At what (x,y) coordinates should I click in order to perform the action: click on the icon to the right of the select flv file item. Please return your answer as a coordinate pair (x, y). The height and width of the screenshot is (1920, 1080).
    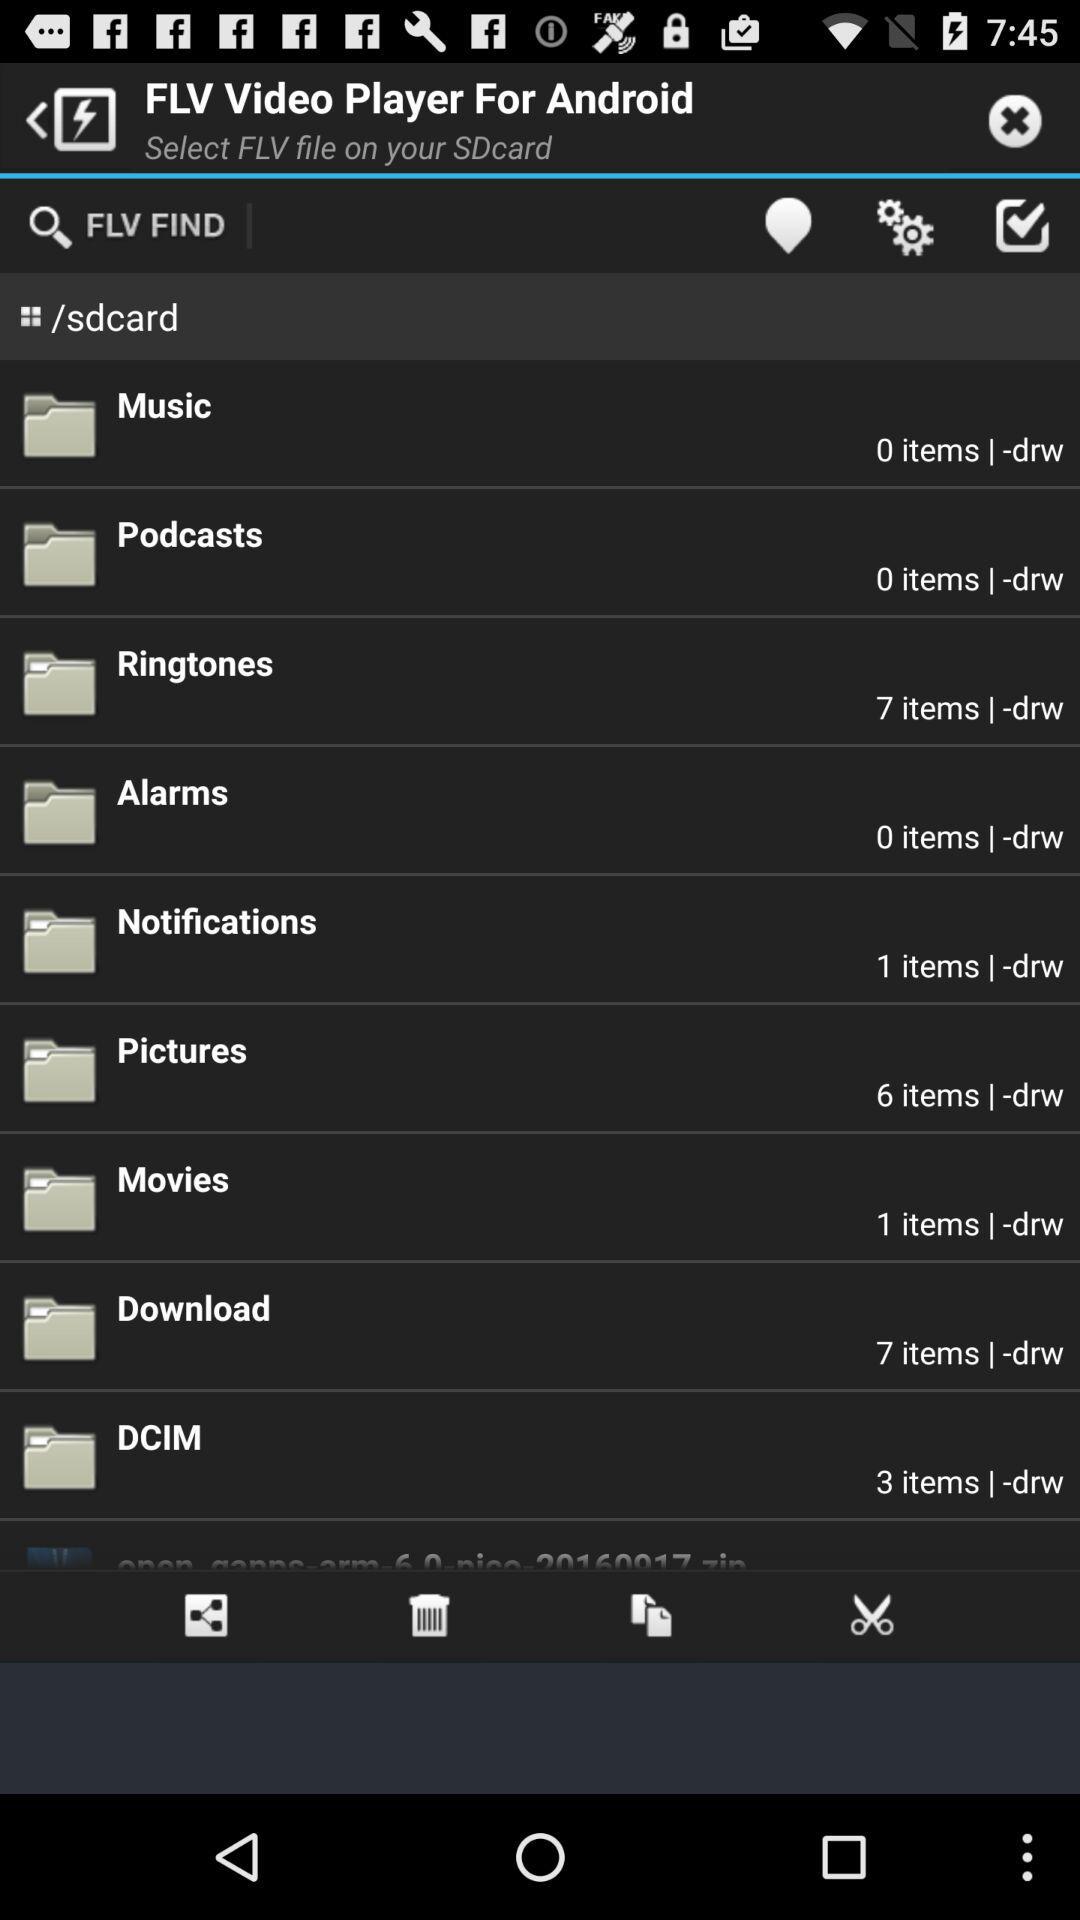
    Looking at the image, I should click on (786, 225).